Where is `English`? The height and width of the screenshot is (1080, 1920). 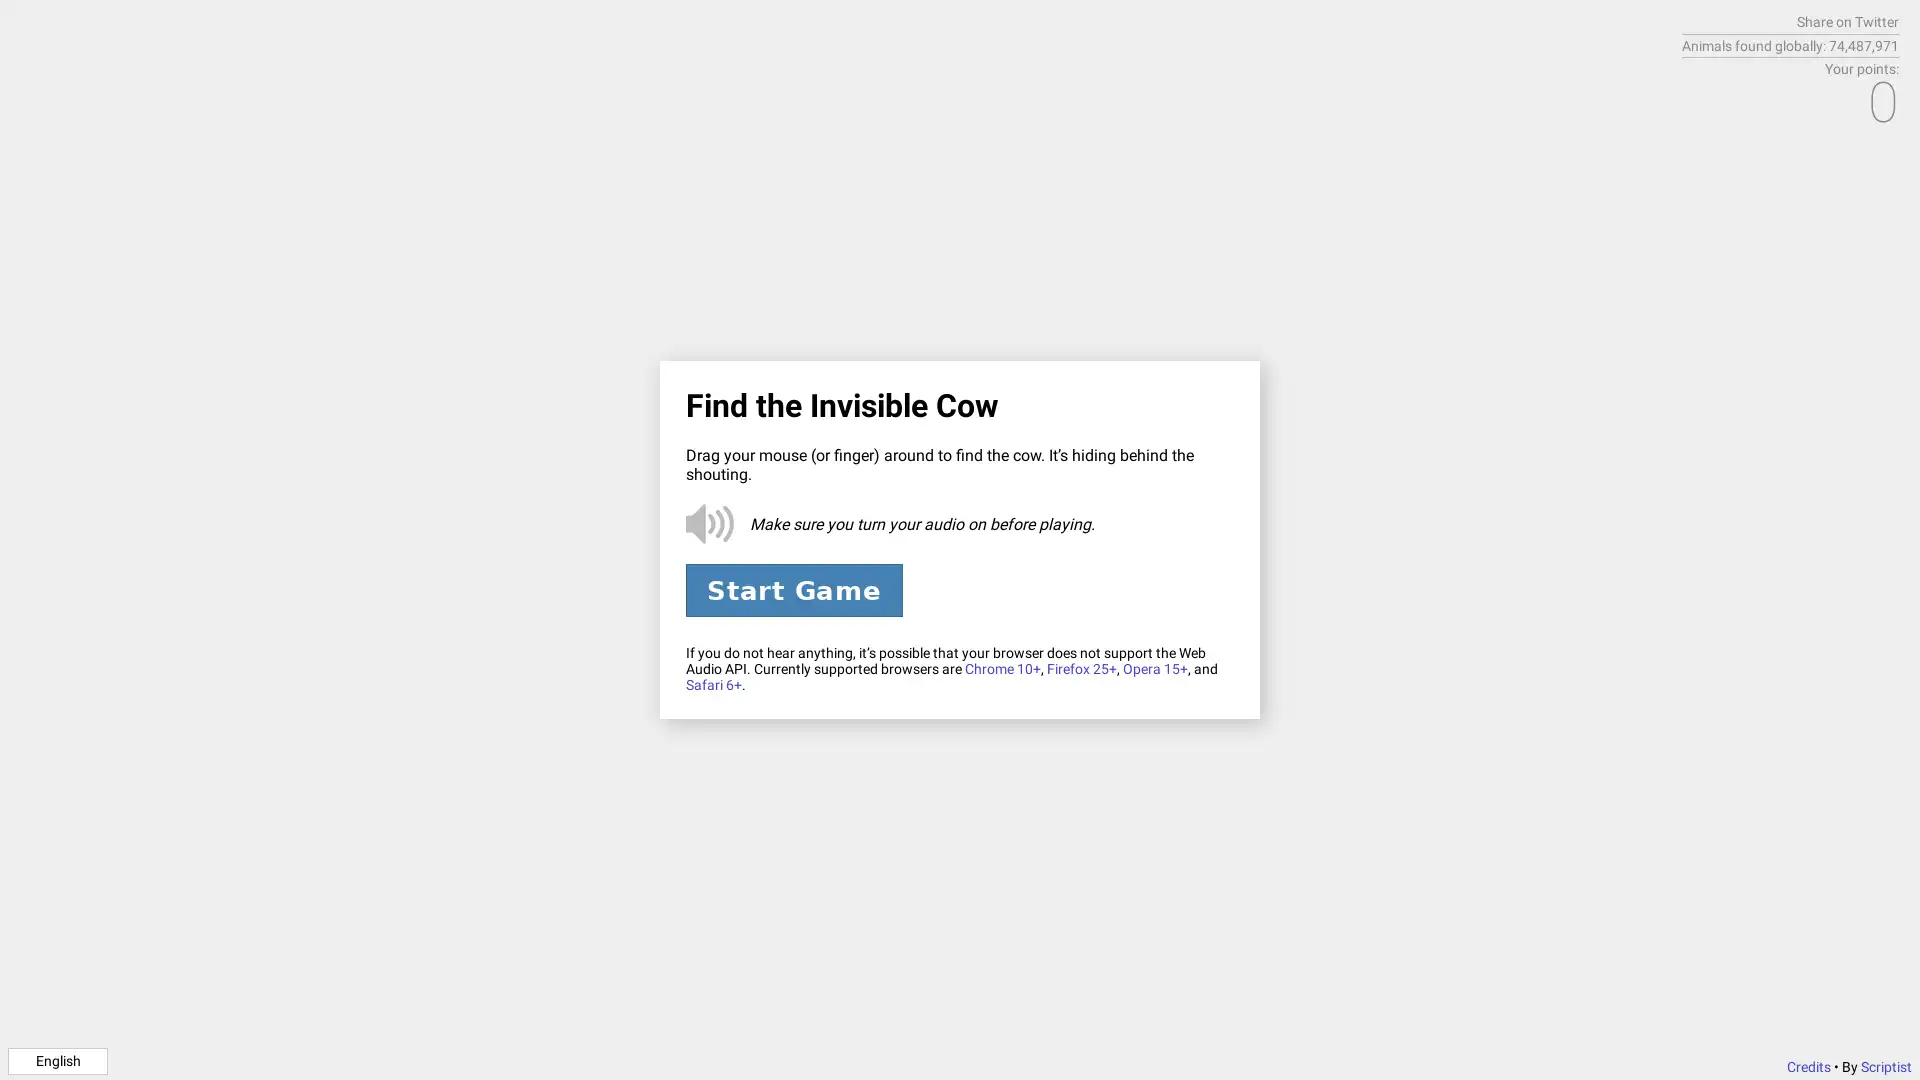
English is located at coordinates (57, 1059).